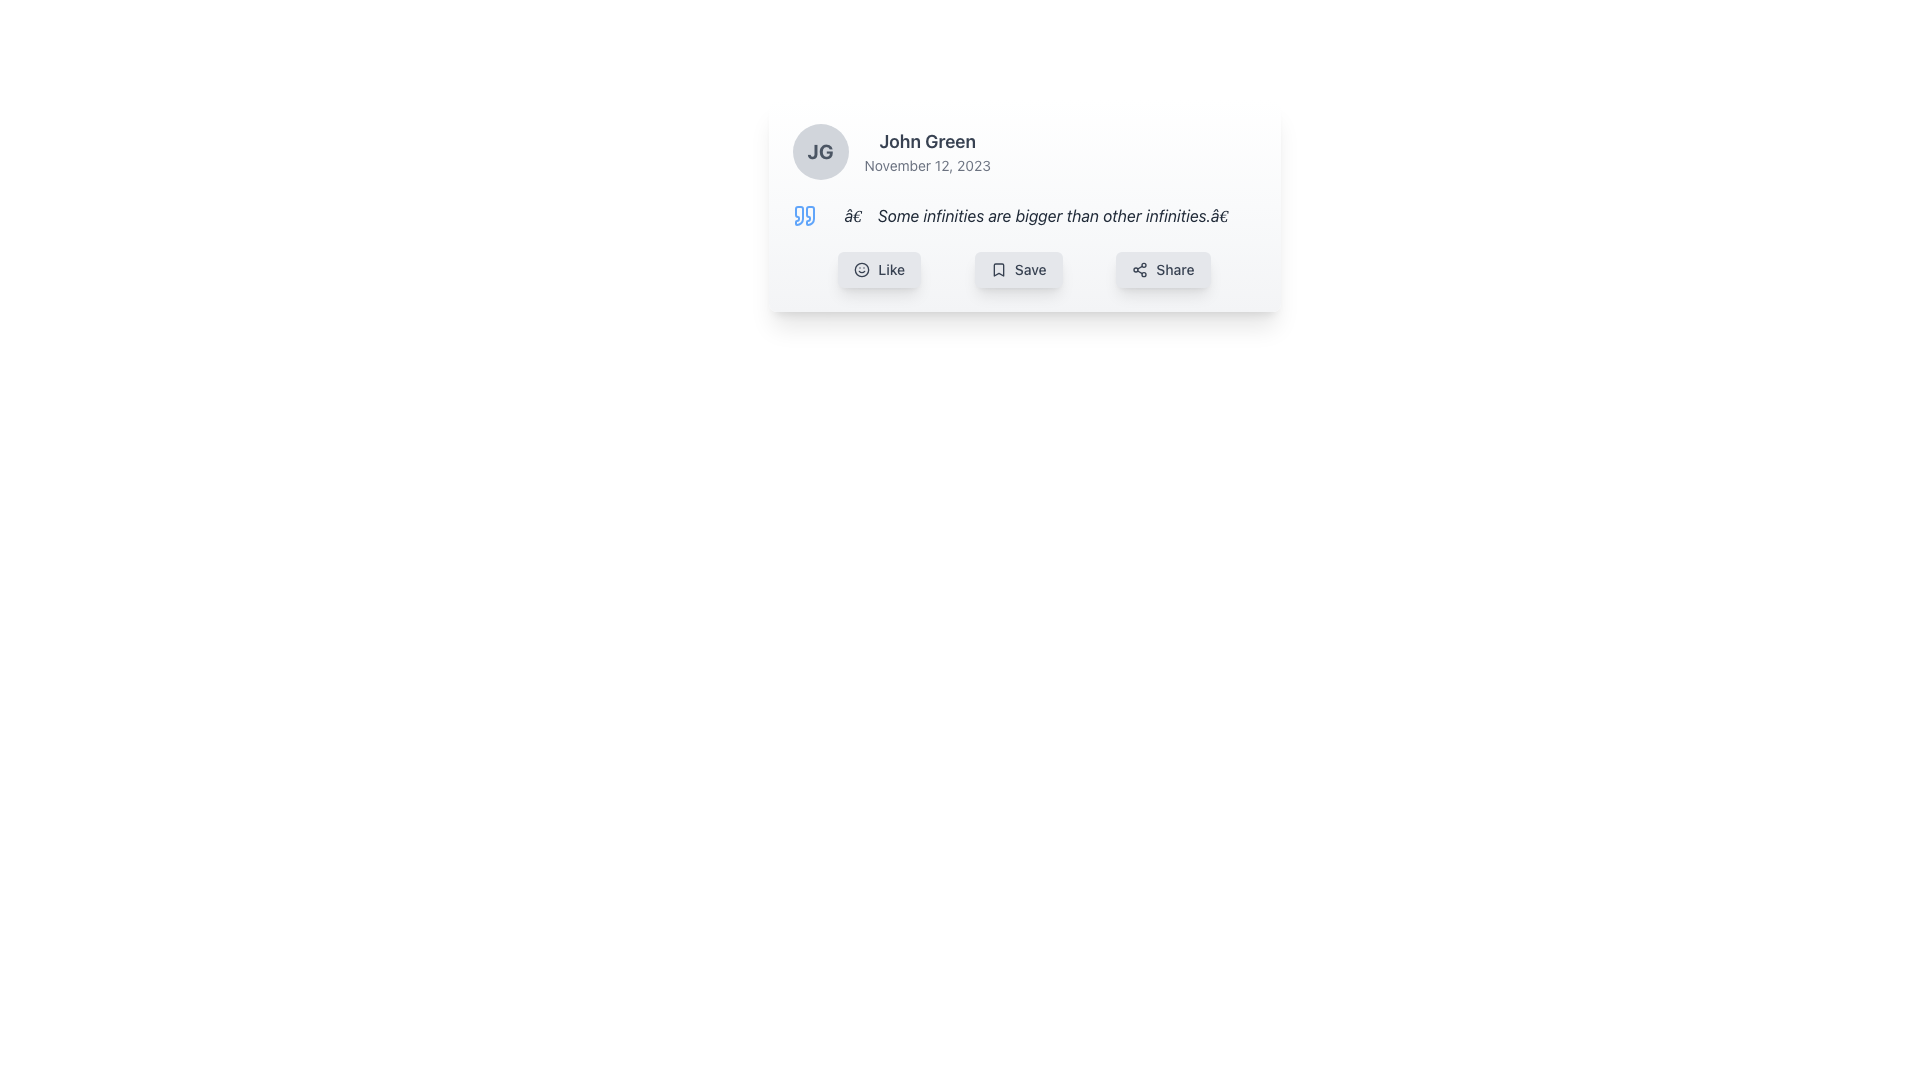  What do you see at coordinates (1024, 216) in the screenshot?
I see `the text block containing a gray italicized quote that starts with a blue quotation mark icon, situated below the 'John Green' header and above the 'Like', 'Save', and 'Share' buttons` at bounding box center [1024, 216].